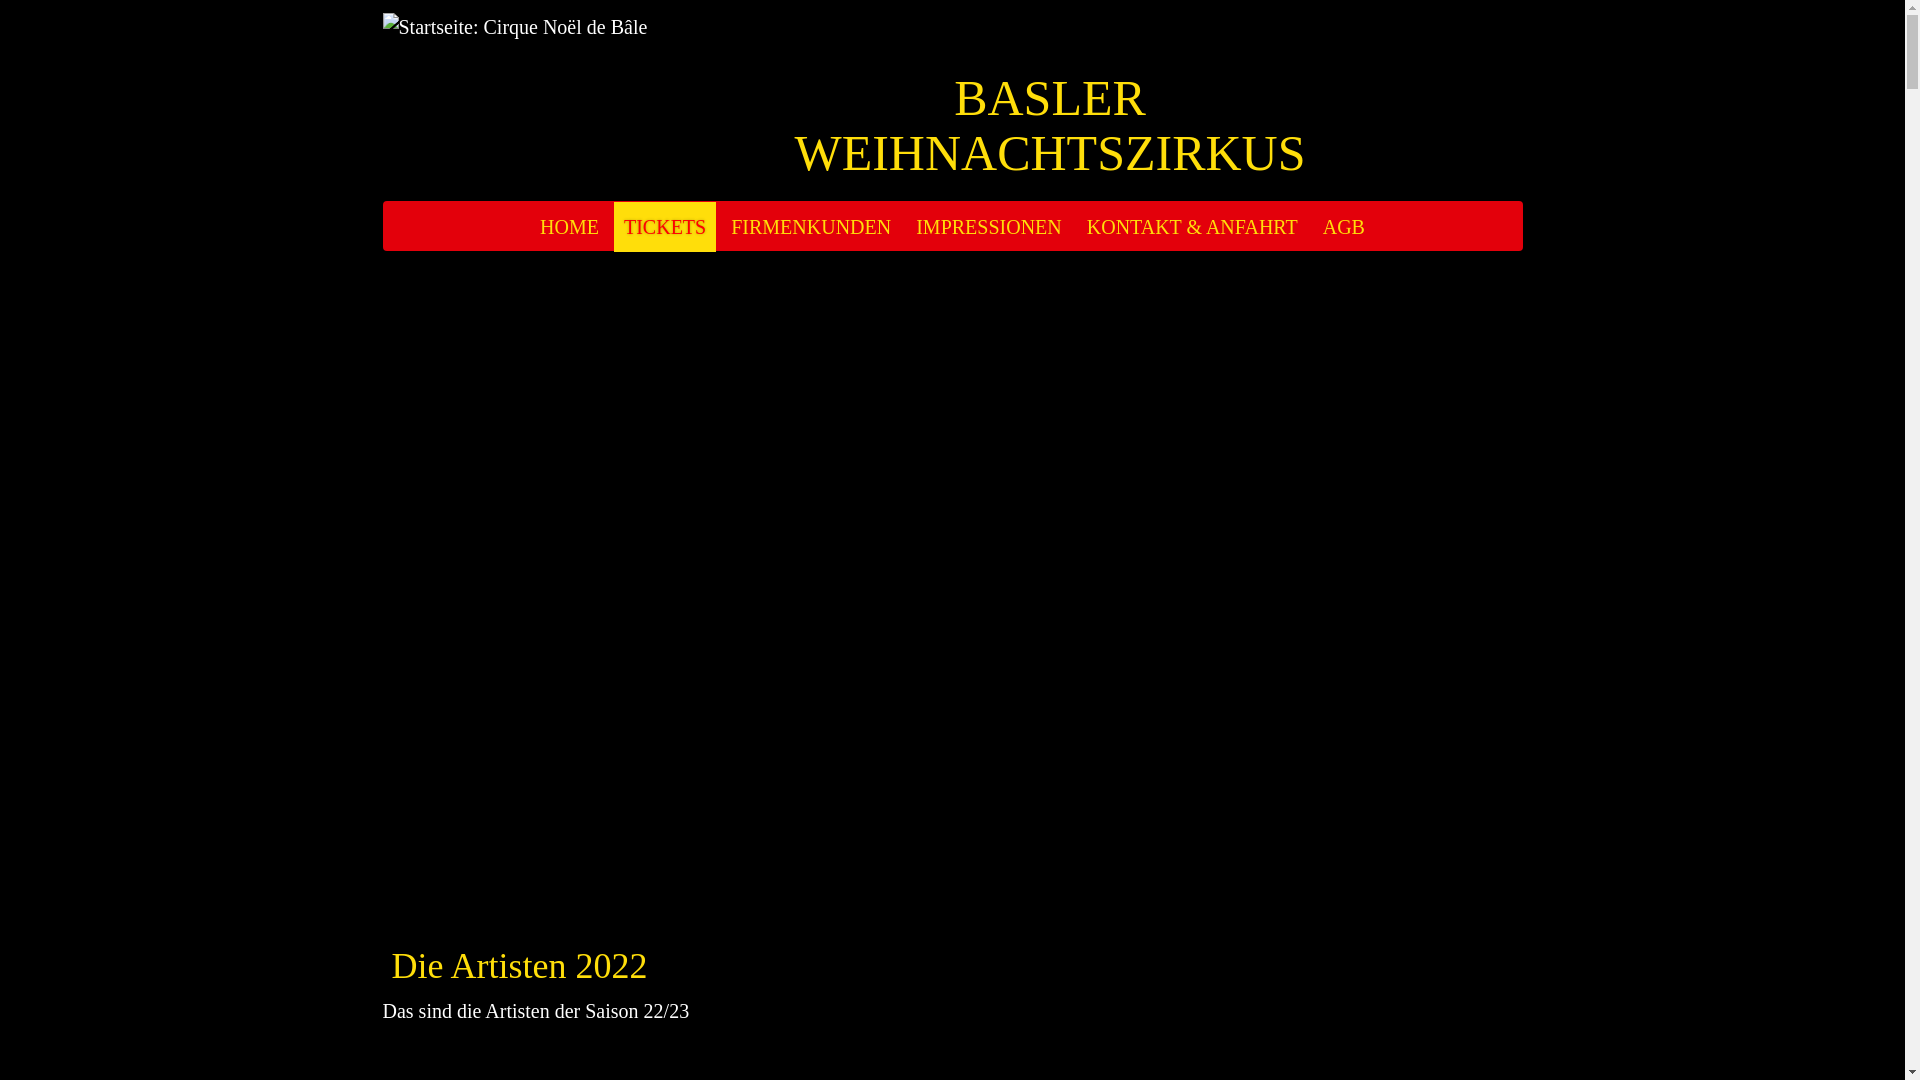  What do you see at coordinates (1313, 226) in the screenshot?
I see `'AGB'` at bounding box center [1313, 226].